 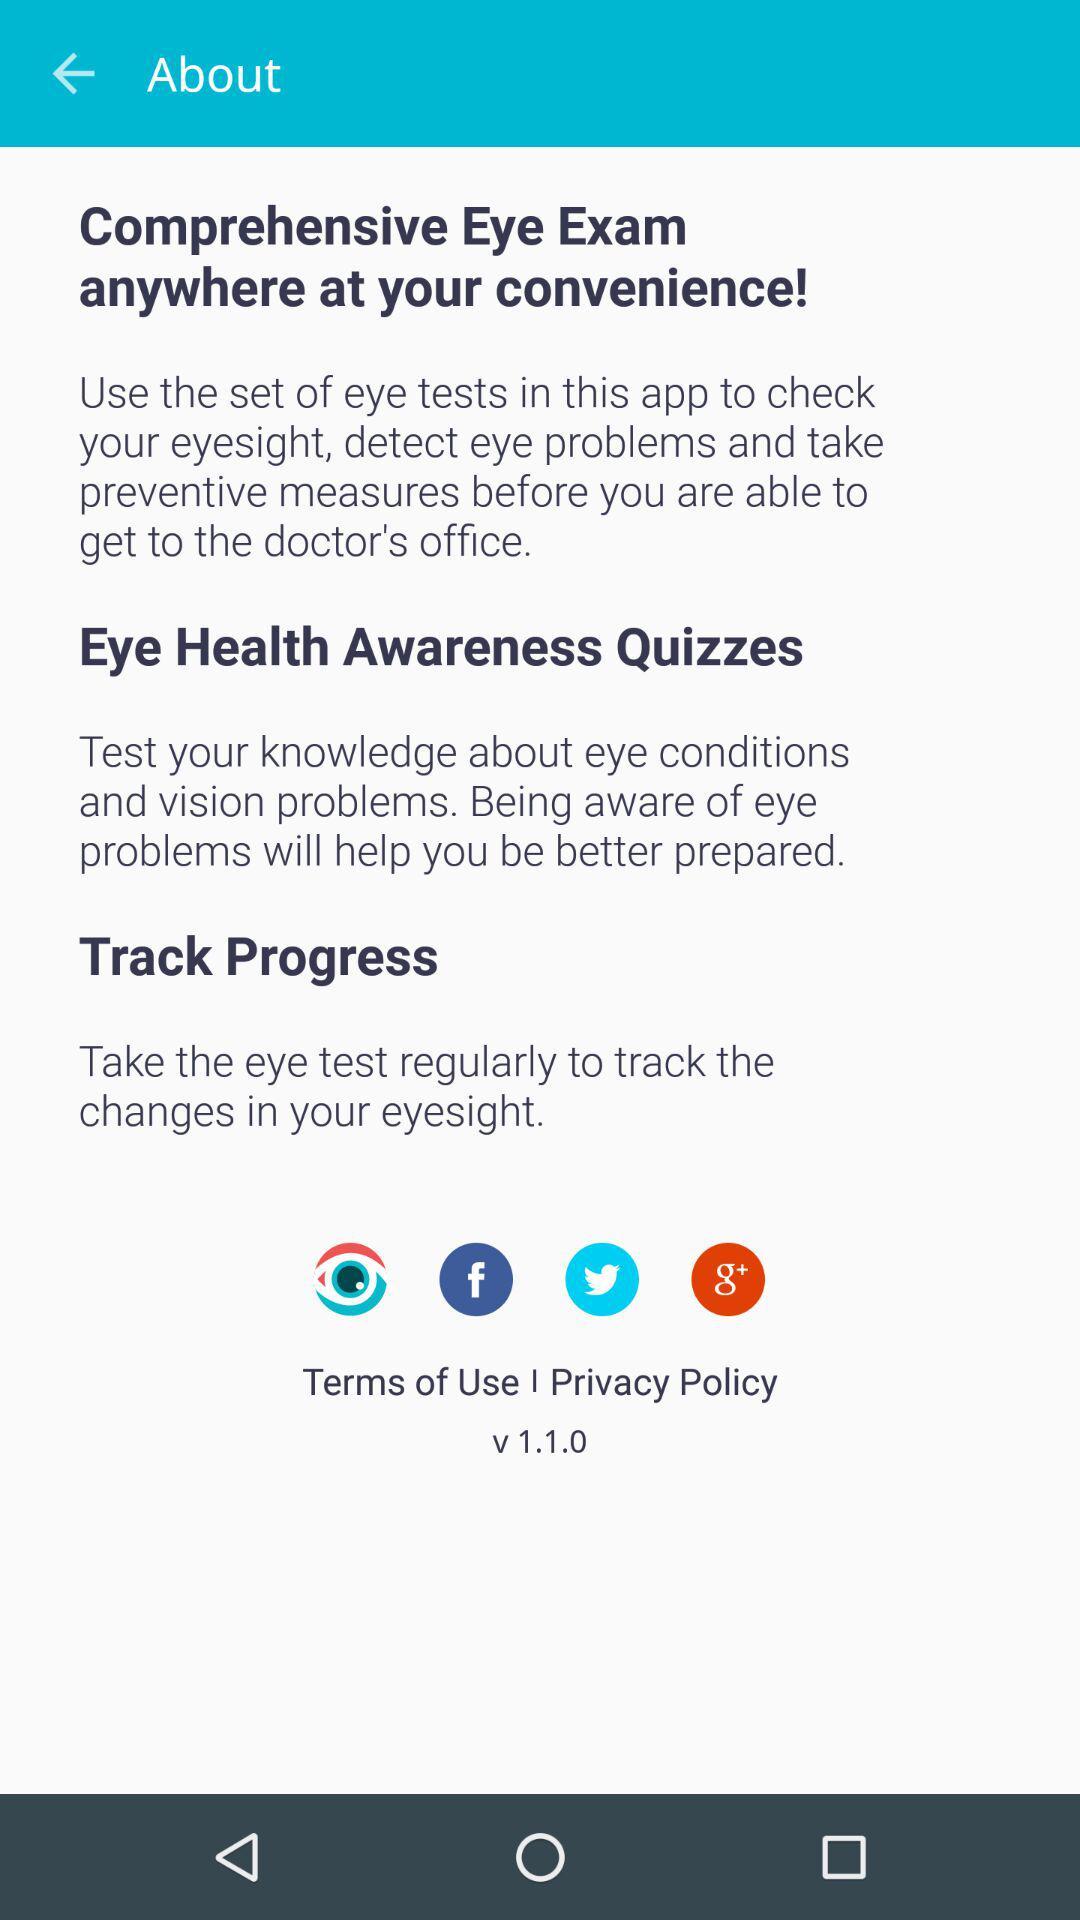 What do you see at coordinates (601, 1278) in the screenshot?
I see `our twitter page` at bounding box center [601, 1278].